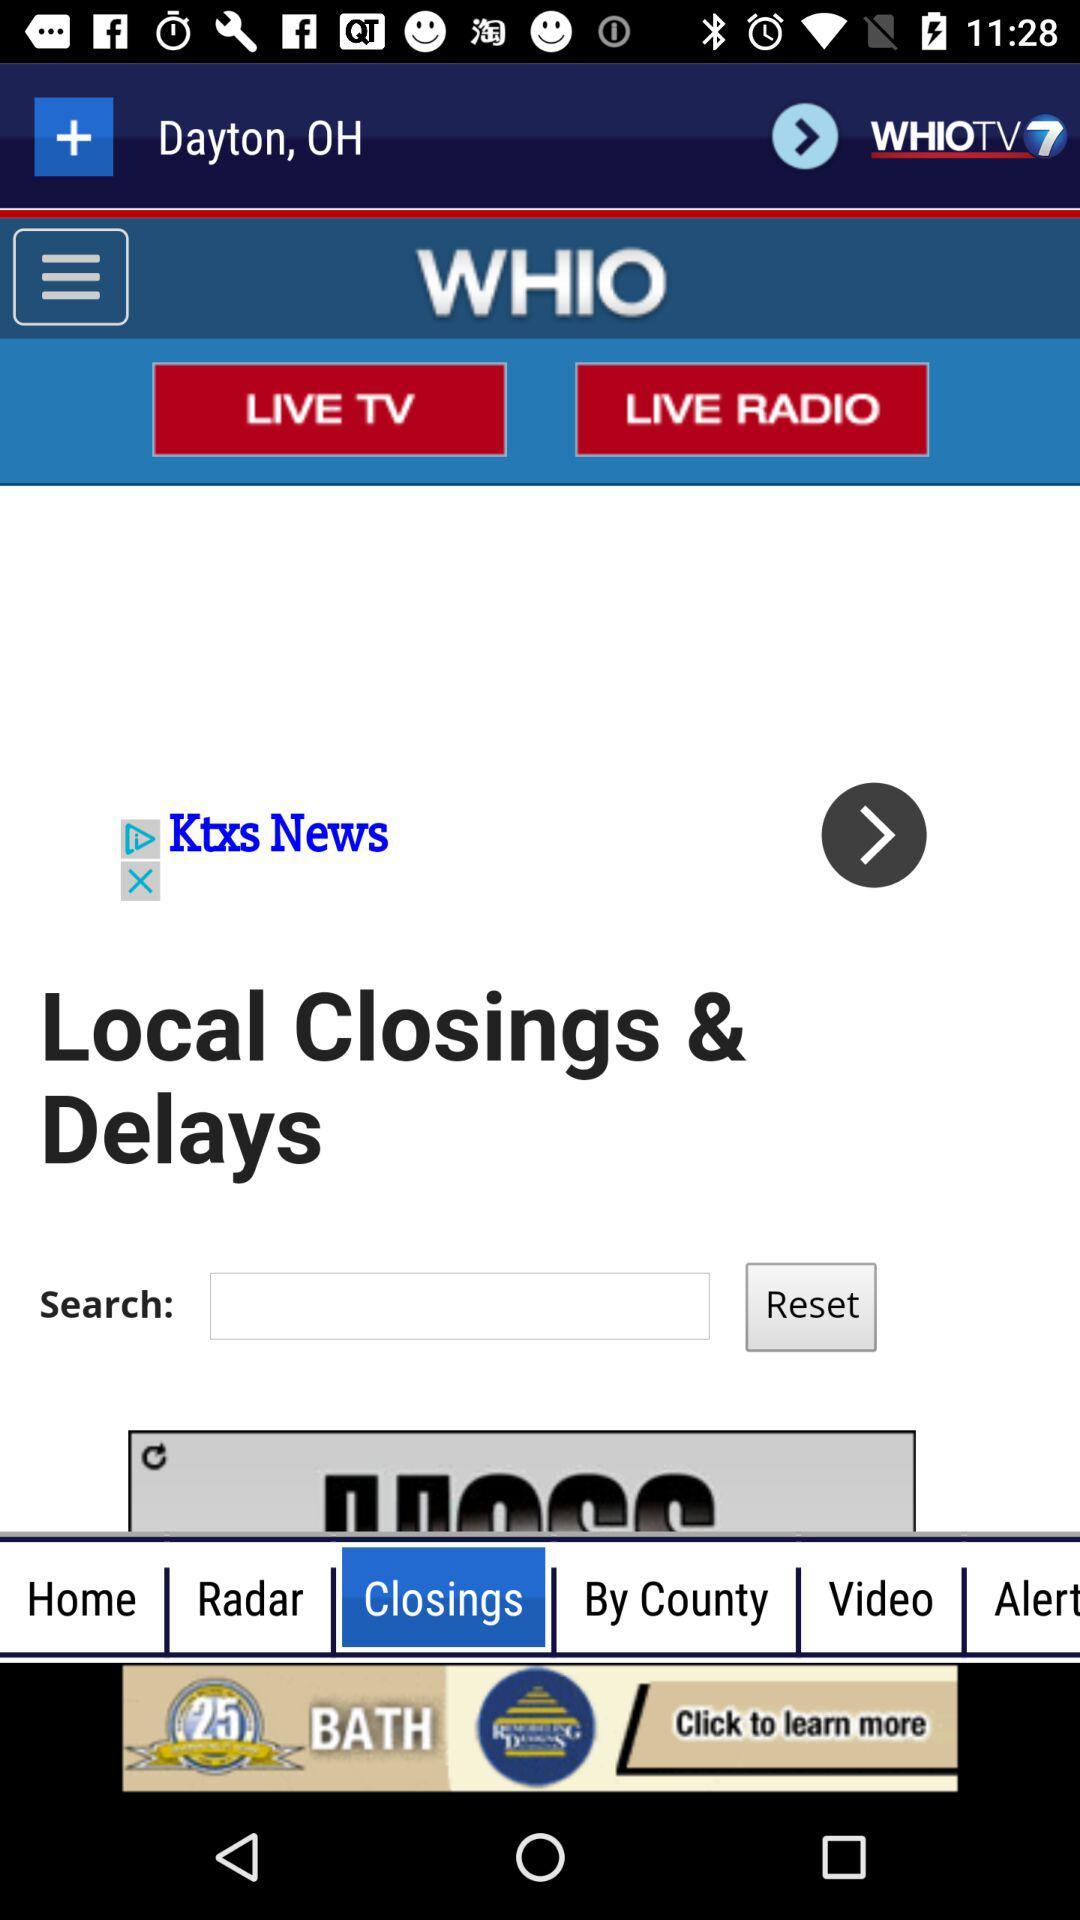 The image size is (1080, 1920). What do you see at coordinates (540, 1727) in the screenshot?
I see `banner` at bounding box center [540, 1727].